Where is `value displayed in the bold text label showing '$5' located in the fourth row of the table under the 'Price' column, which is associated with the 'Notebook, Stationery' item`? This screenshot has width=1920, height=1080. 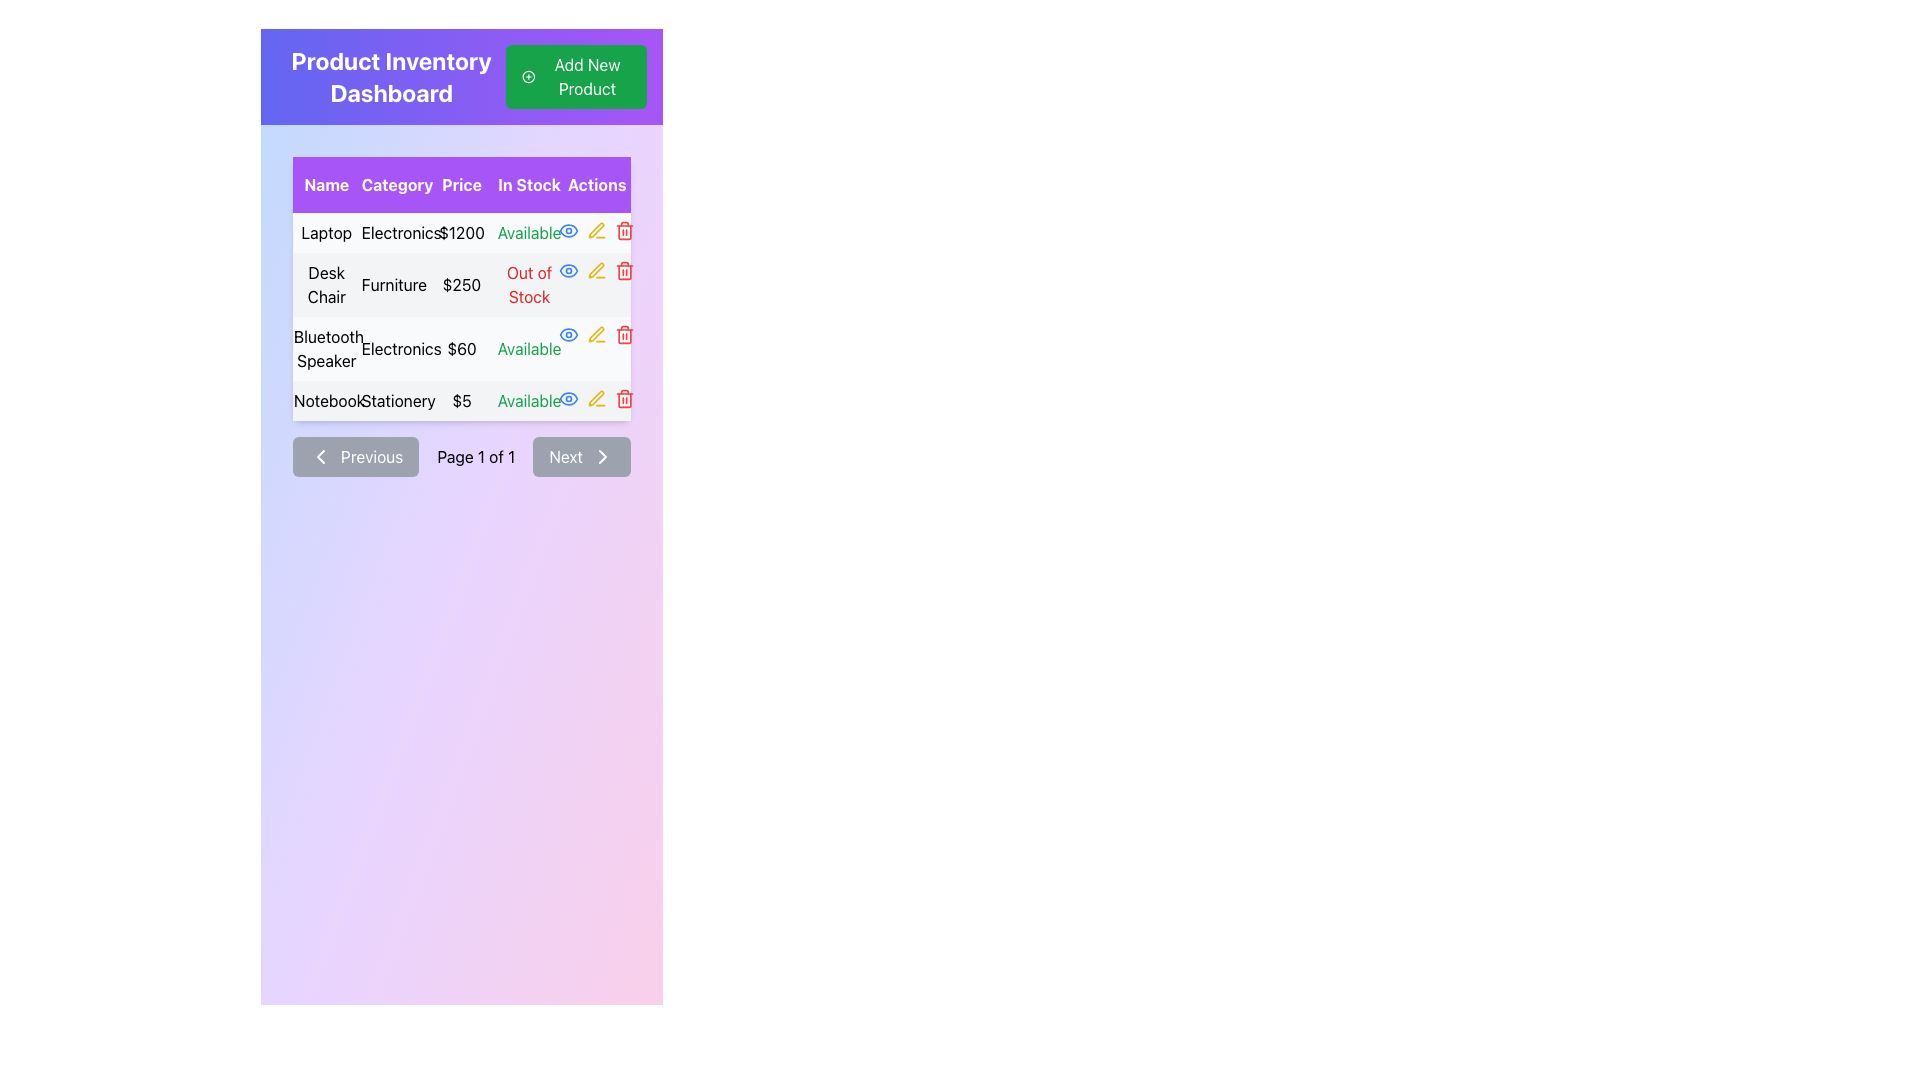
value displayed in the bold text label showing '$5' located in the fourth row of the table under the 'Price' column, which is associated with the 'Notebook, Stationery' item is located at coordinates (460, 401).